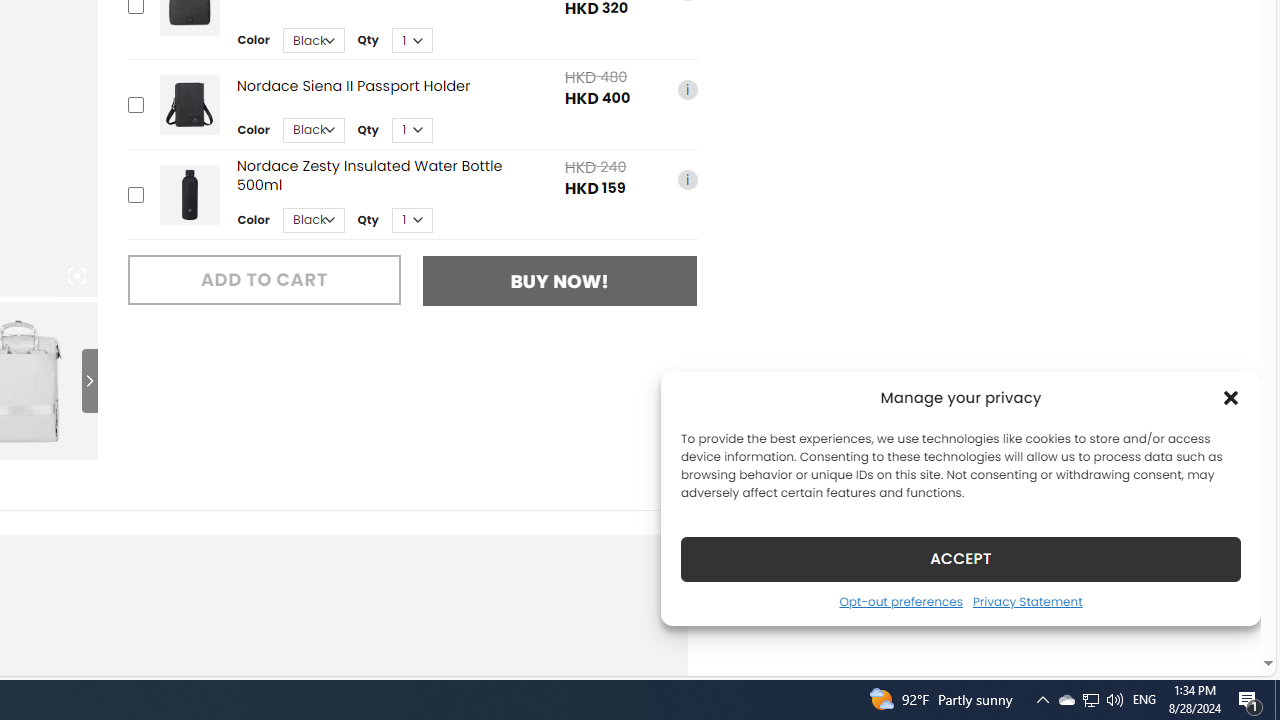 This screenshot has height=720, width=1280. What do you see at coordinates (1230, 397) in the screenshot?
I see `'Class: cmplz-close'` at bounding box center [1230, 397].